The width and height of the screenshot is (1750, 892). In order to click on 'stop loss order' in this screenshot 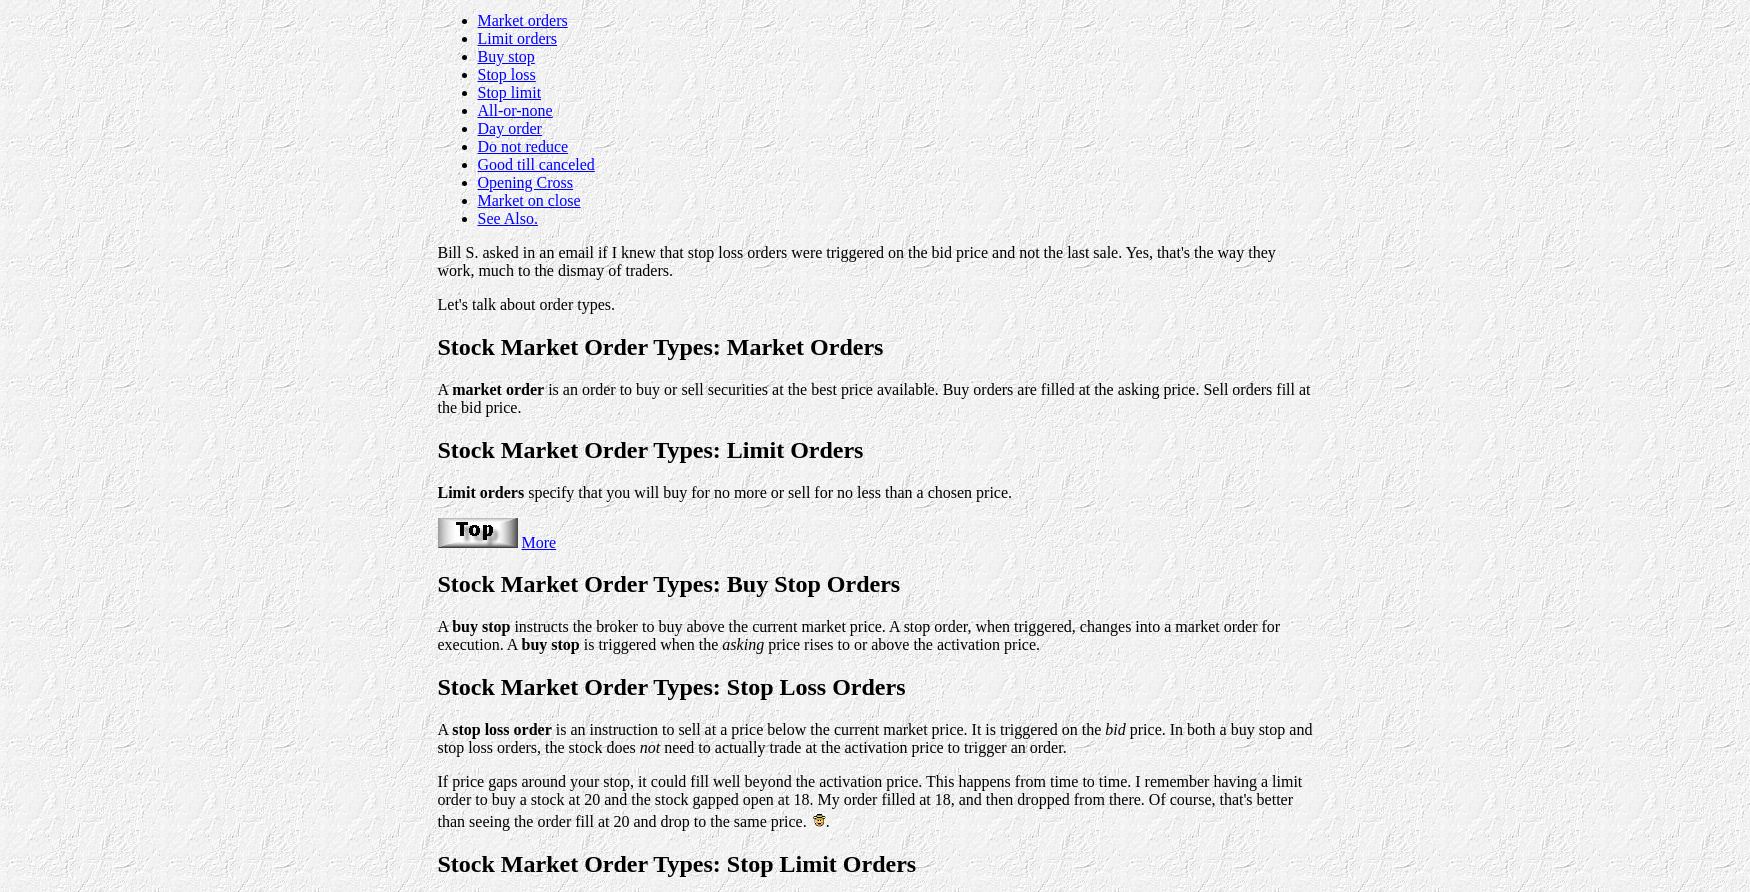, I will do `click(500, 729)`.